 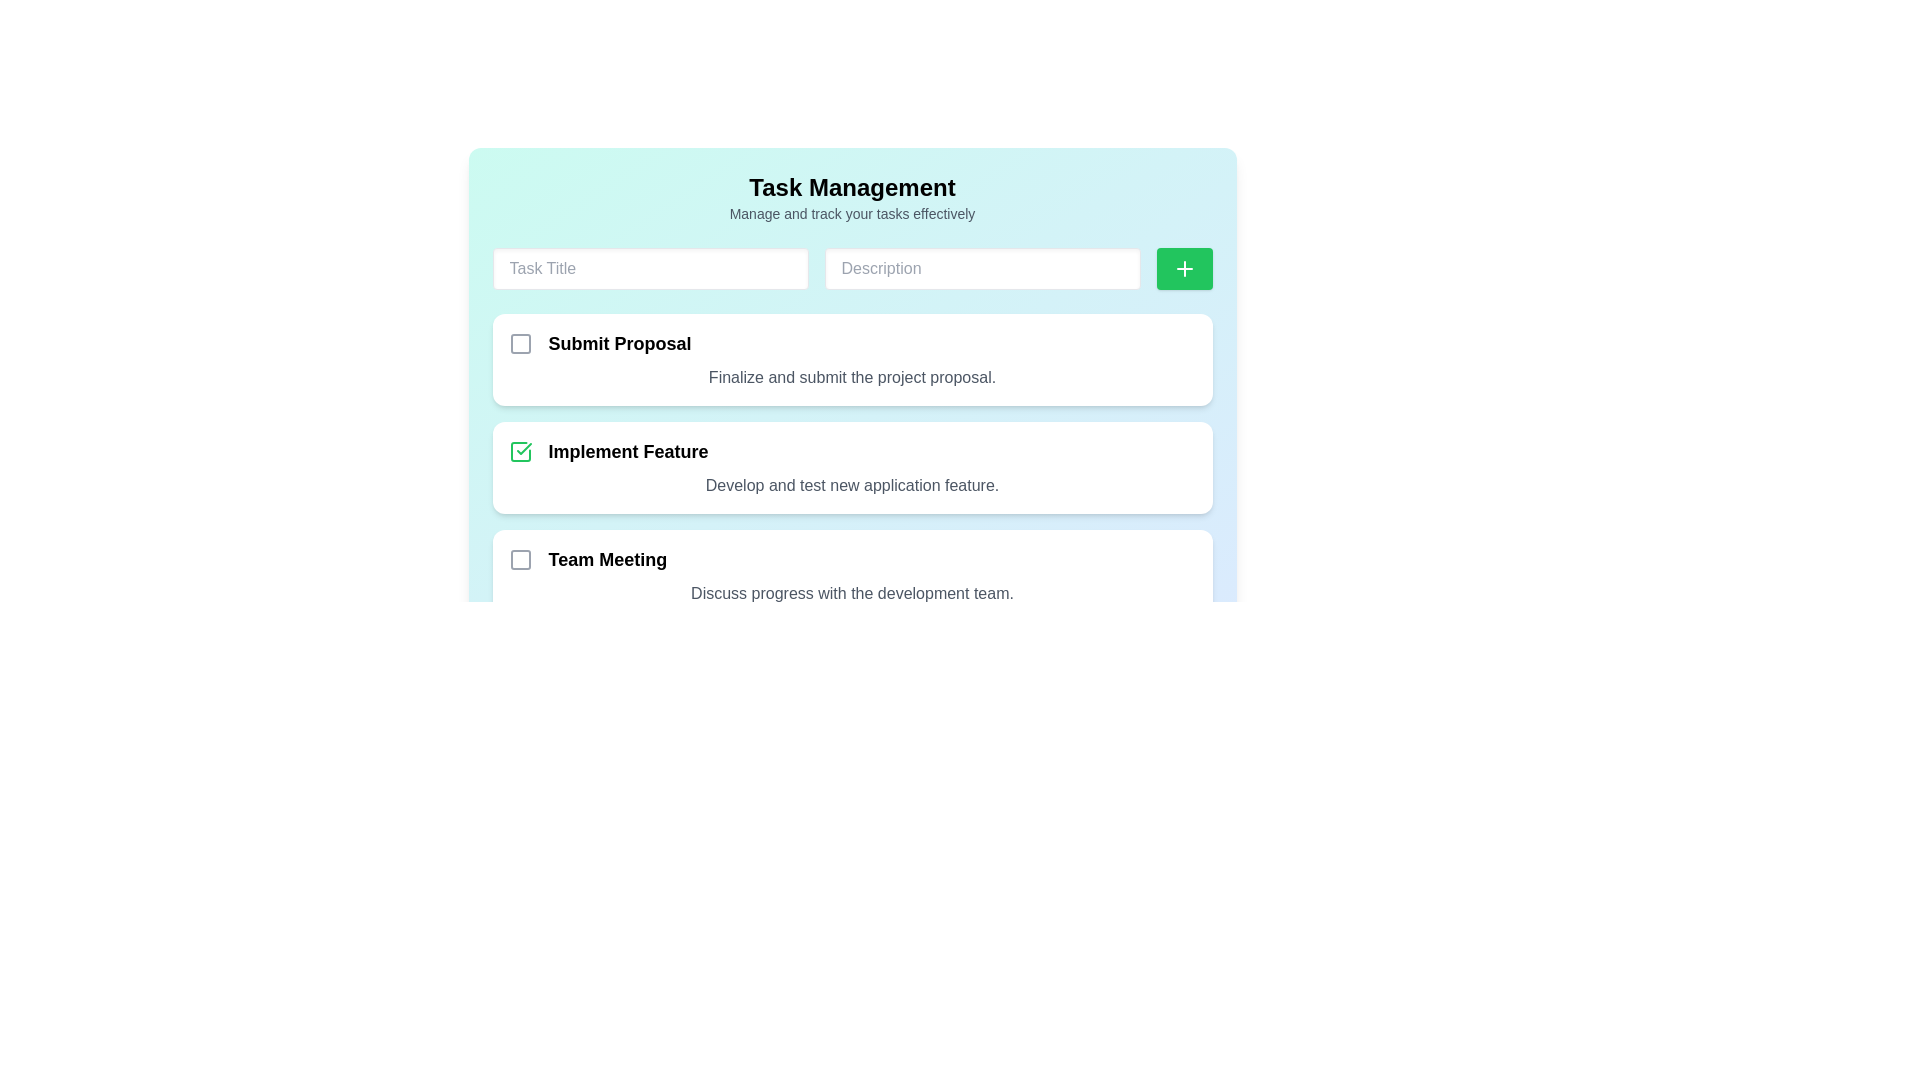 I want to click on text block containing 'Develop and test new application feature.' located below the title 'Implement Feature.', so click(x=852, y=486).